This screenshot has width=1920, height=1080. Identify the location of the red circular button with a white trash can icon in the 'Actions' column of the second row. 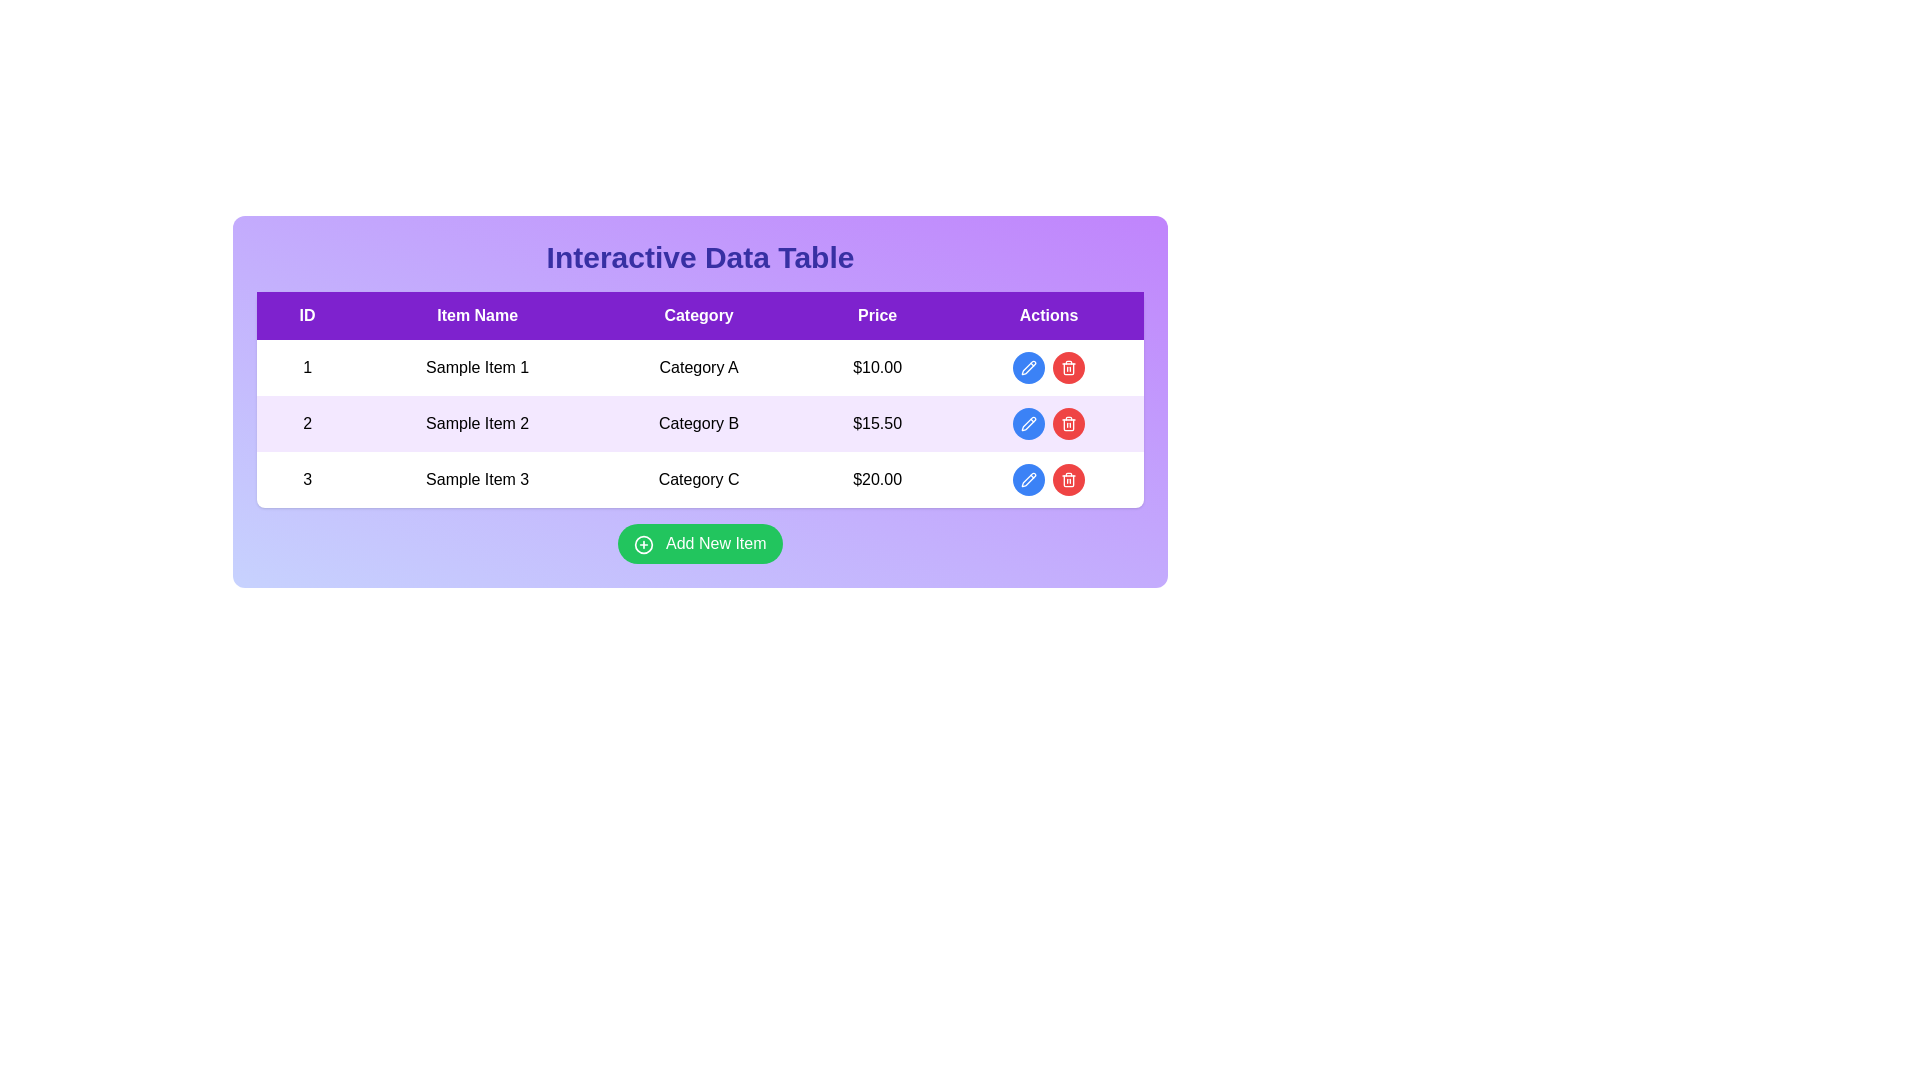
(1068, 423).